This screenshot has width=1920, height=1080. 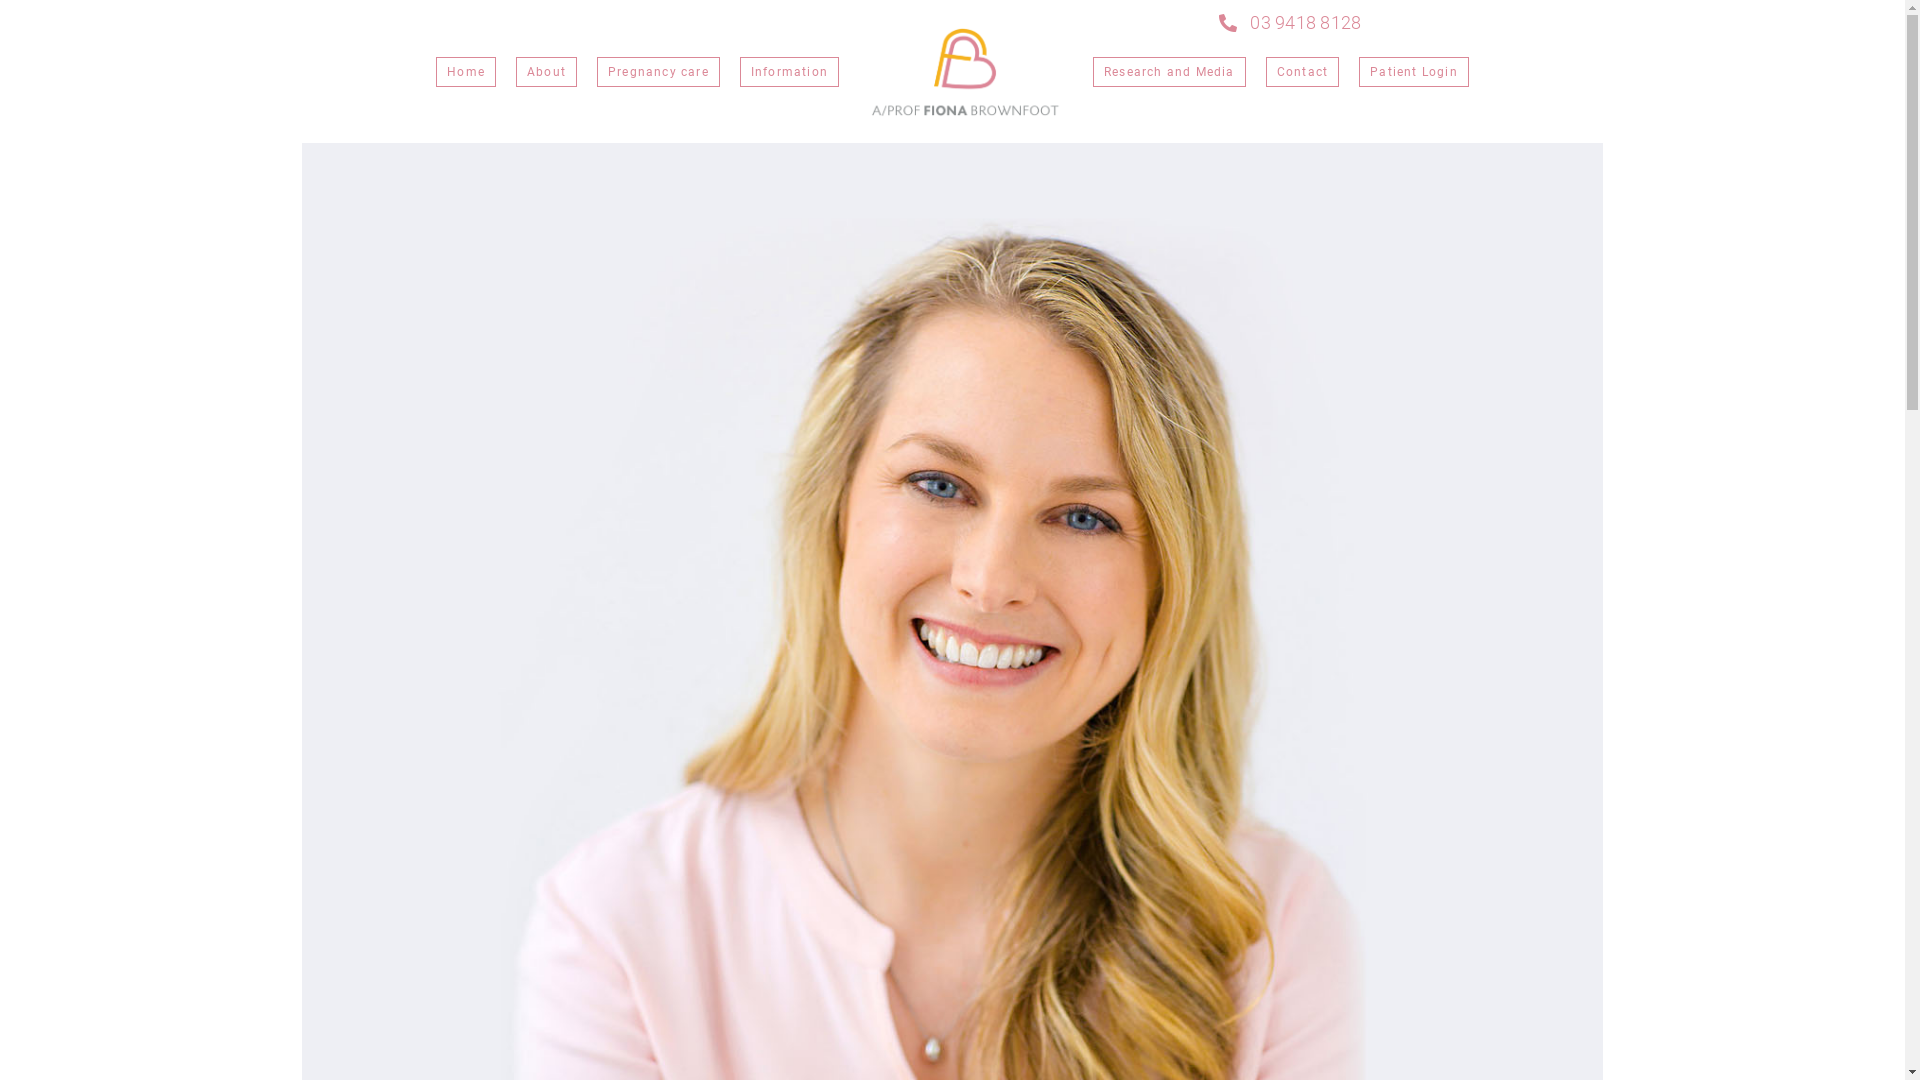 I want to click on 'Pregnancy care', so click(x=658, y=71).